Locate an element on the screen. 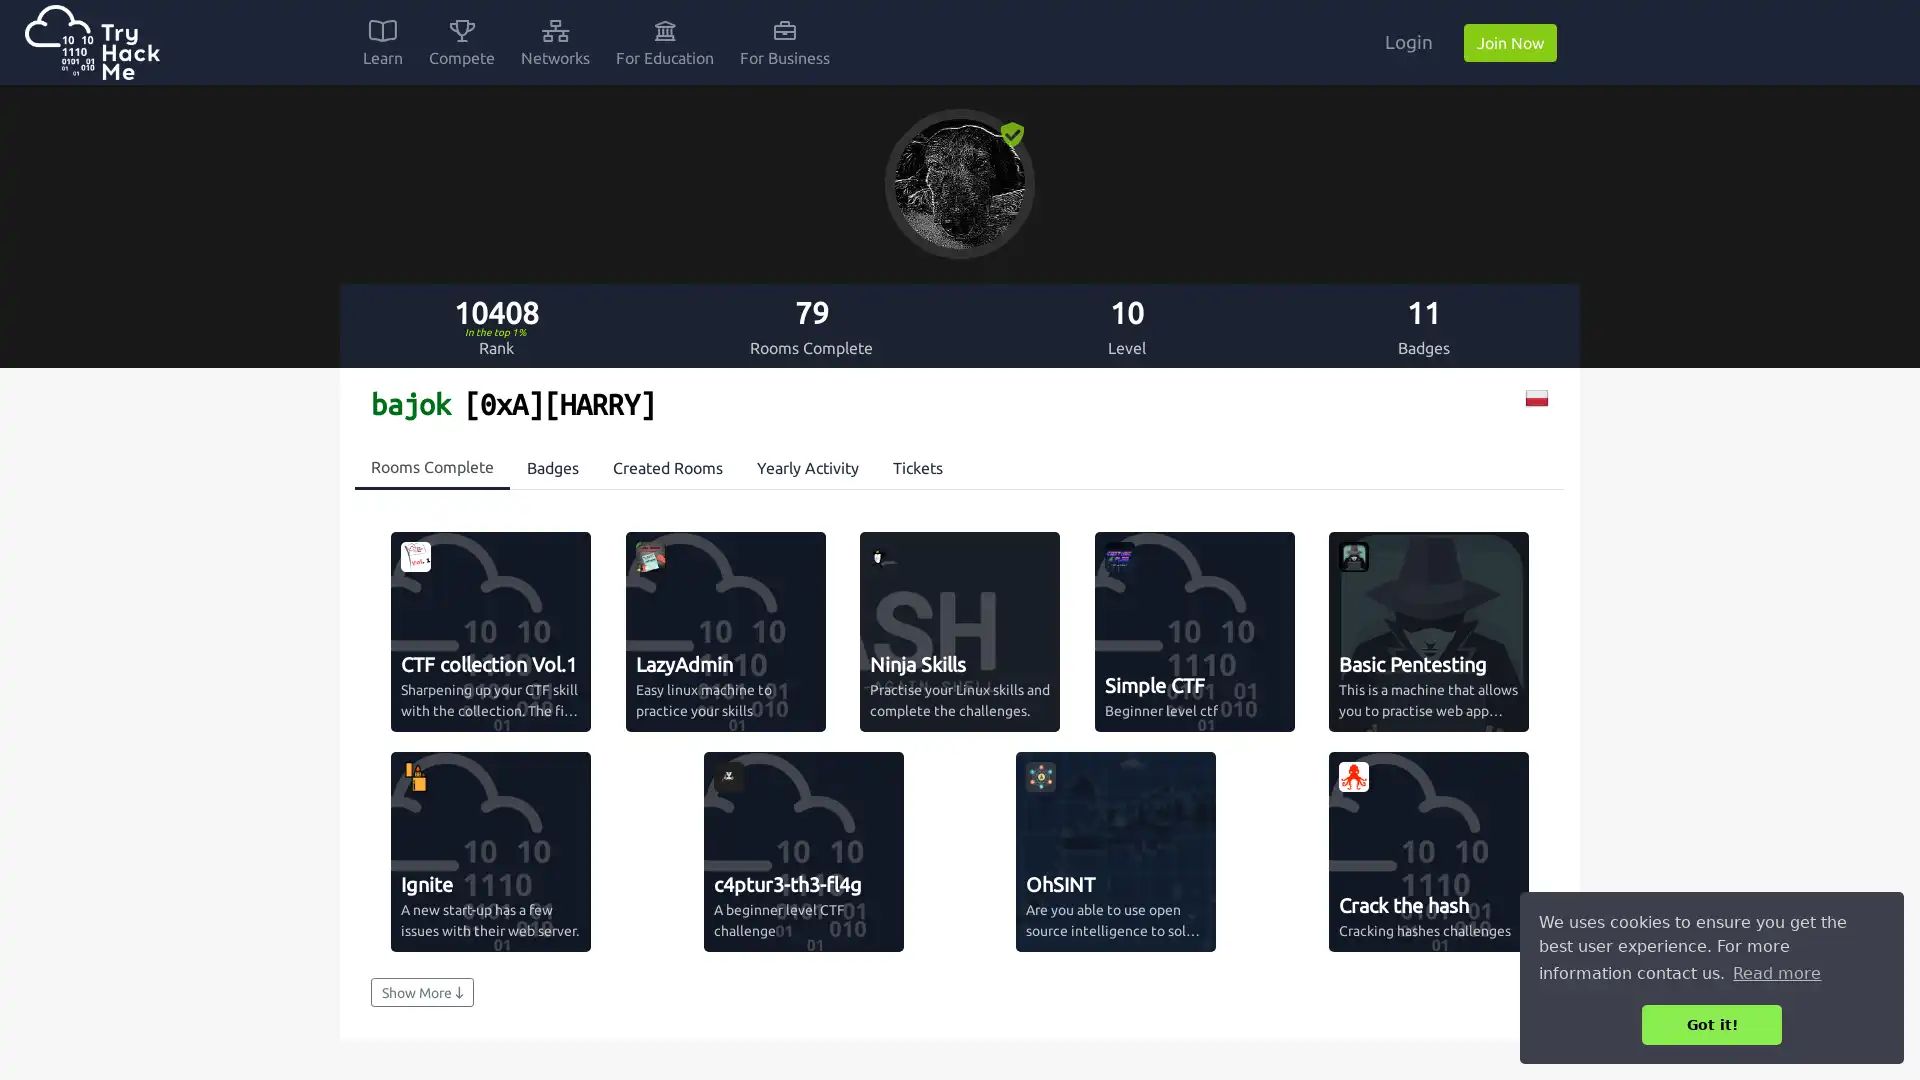  dismiss cookie message is located at coordinates (1711, 1024).